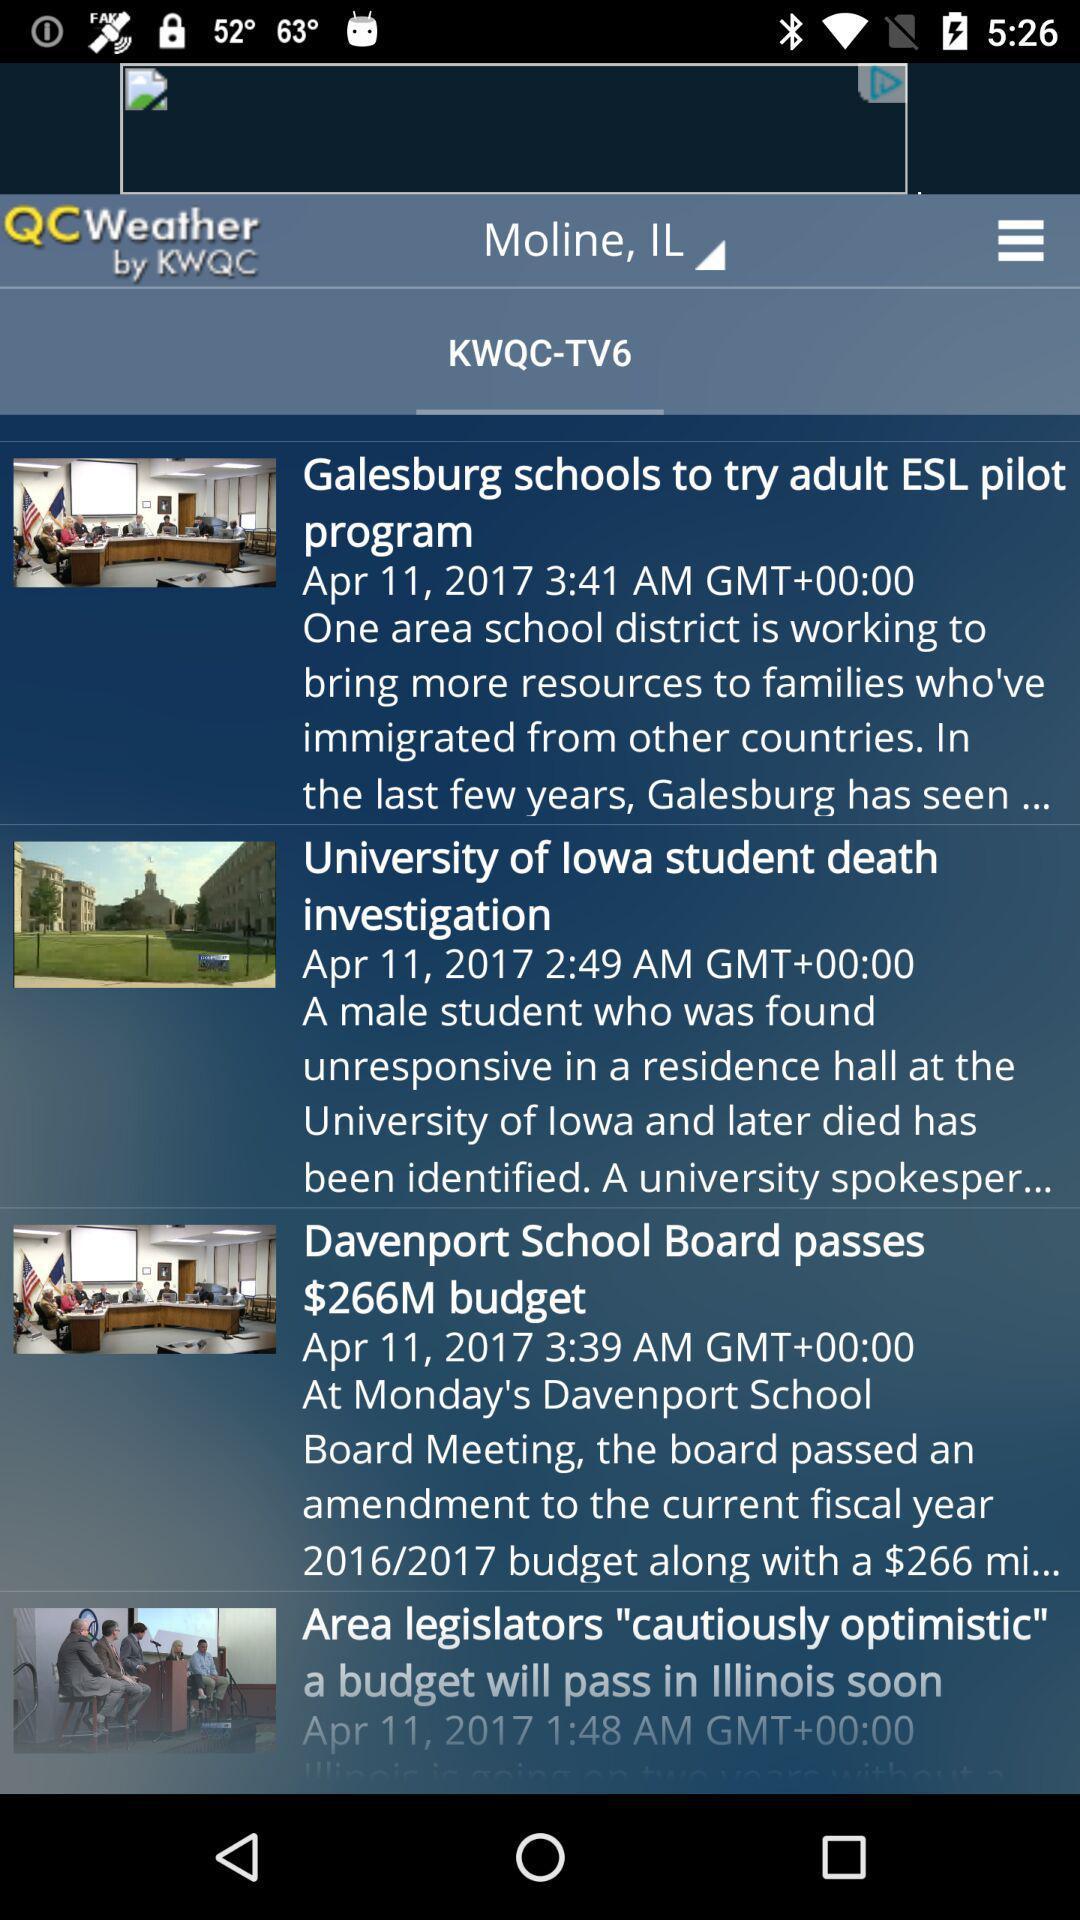 This screenshot has height=1920, width=1080. I want to click on show picture, so click(540, 127).